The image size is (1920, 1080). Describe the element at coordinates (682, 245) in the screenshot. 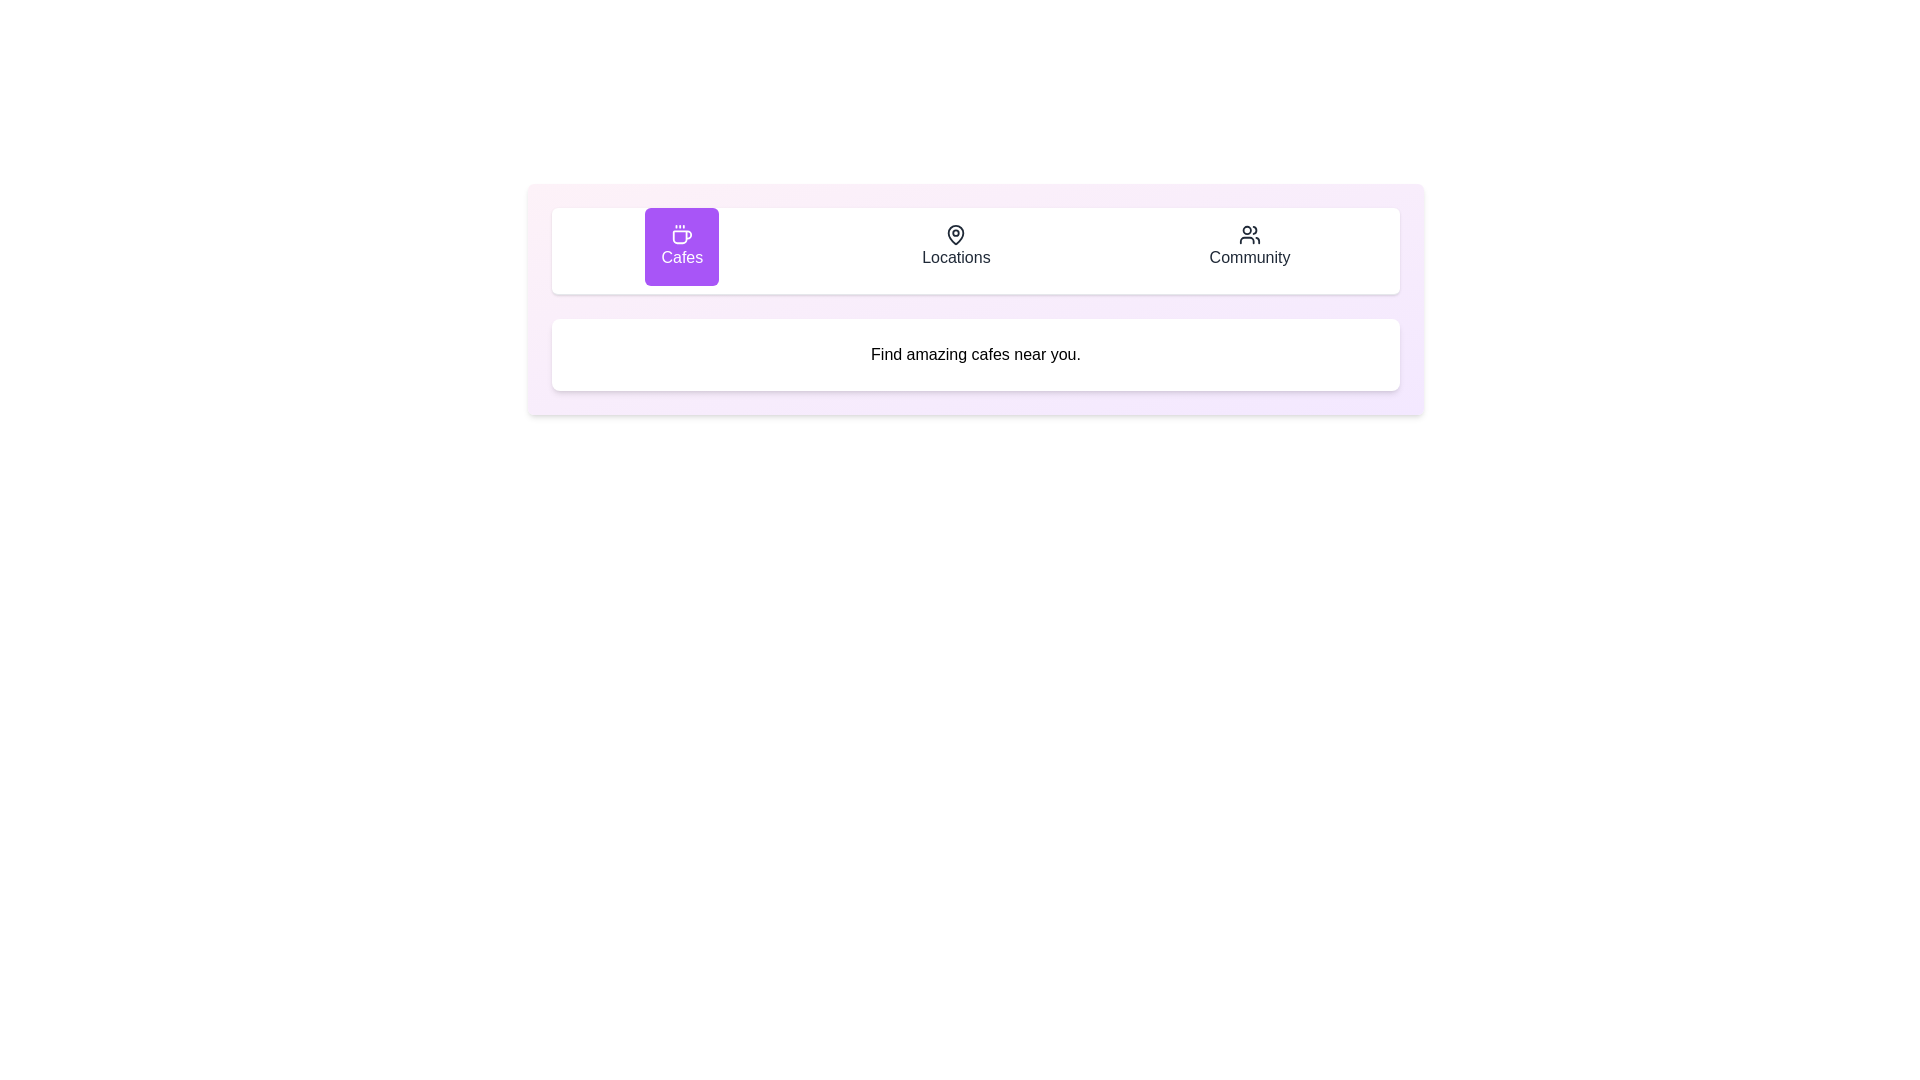

I see `the first button of the three-button group that navigates to cafe-related information for accessibility interaction` at that location.